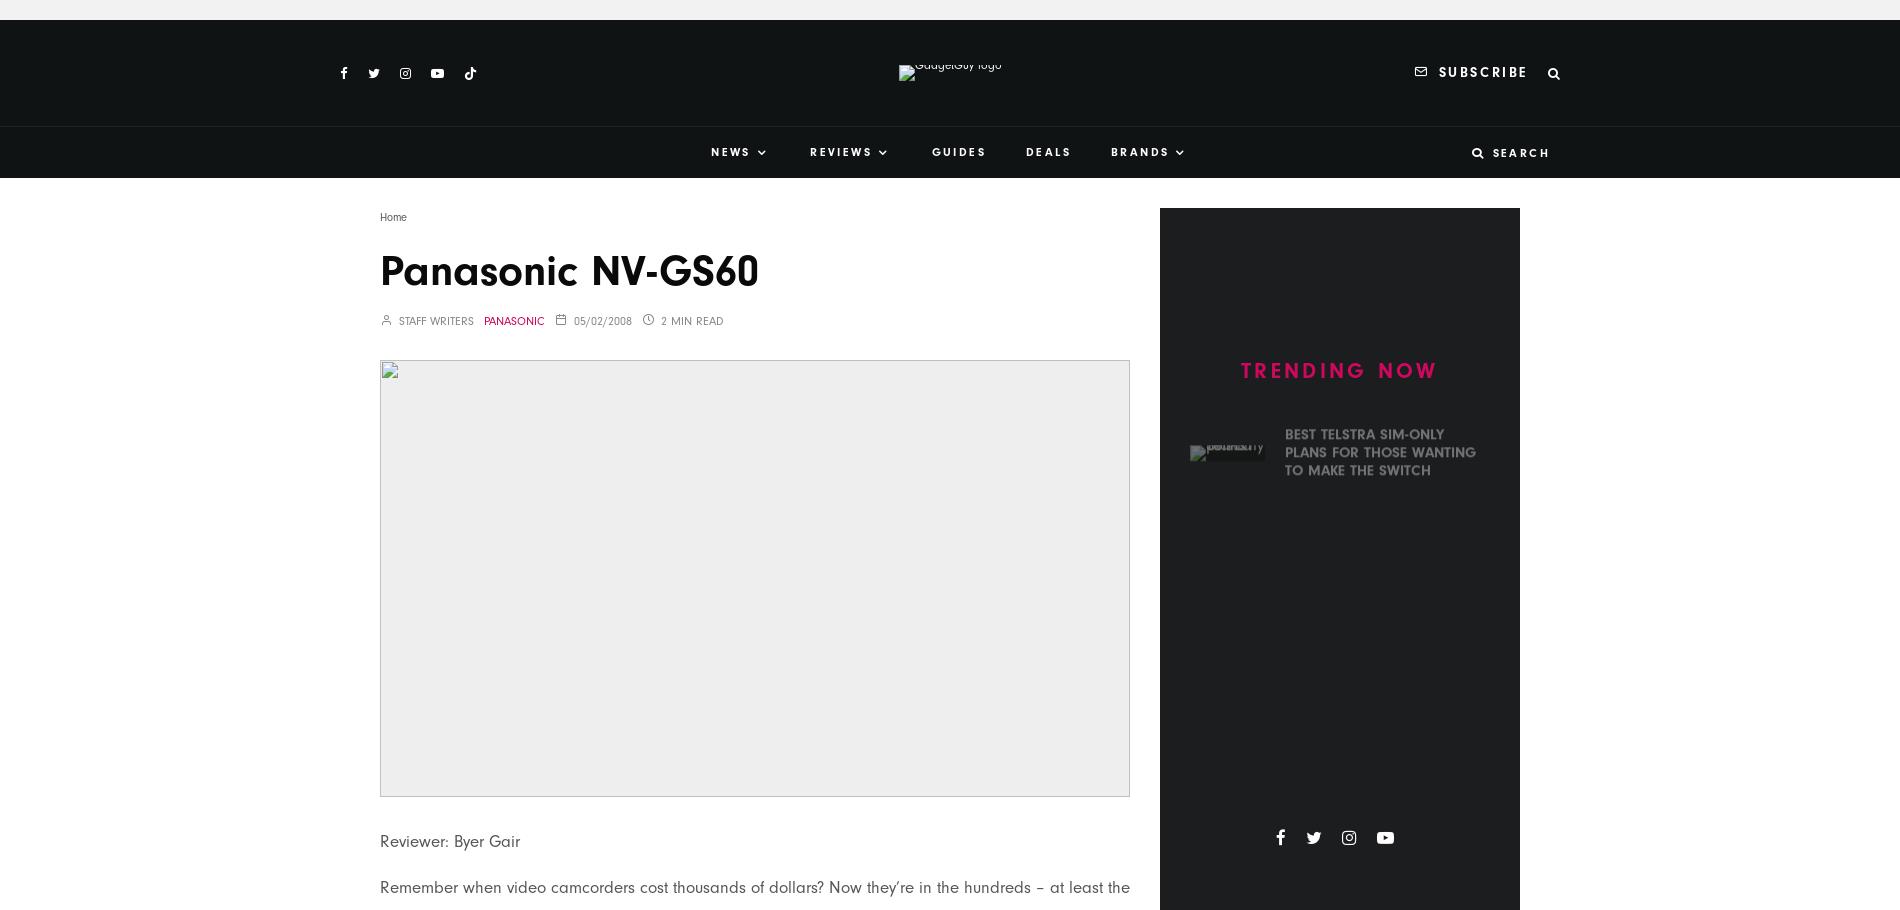 Image resolution: width=1900 pixels, height=910 pixels. I want to click on 'Get our weekly dose of tech in your inbox!', so click(1142, 345).